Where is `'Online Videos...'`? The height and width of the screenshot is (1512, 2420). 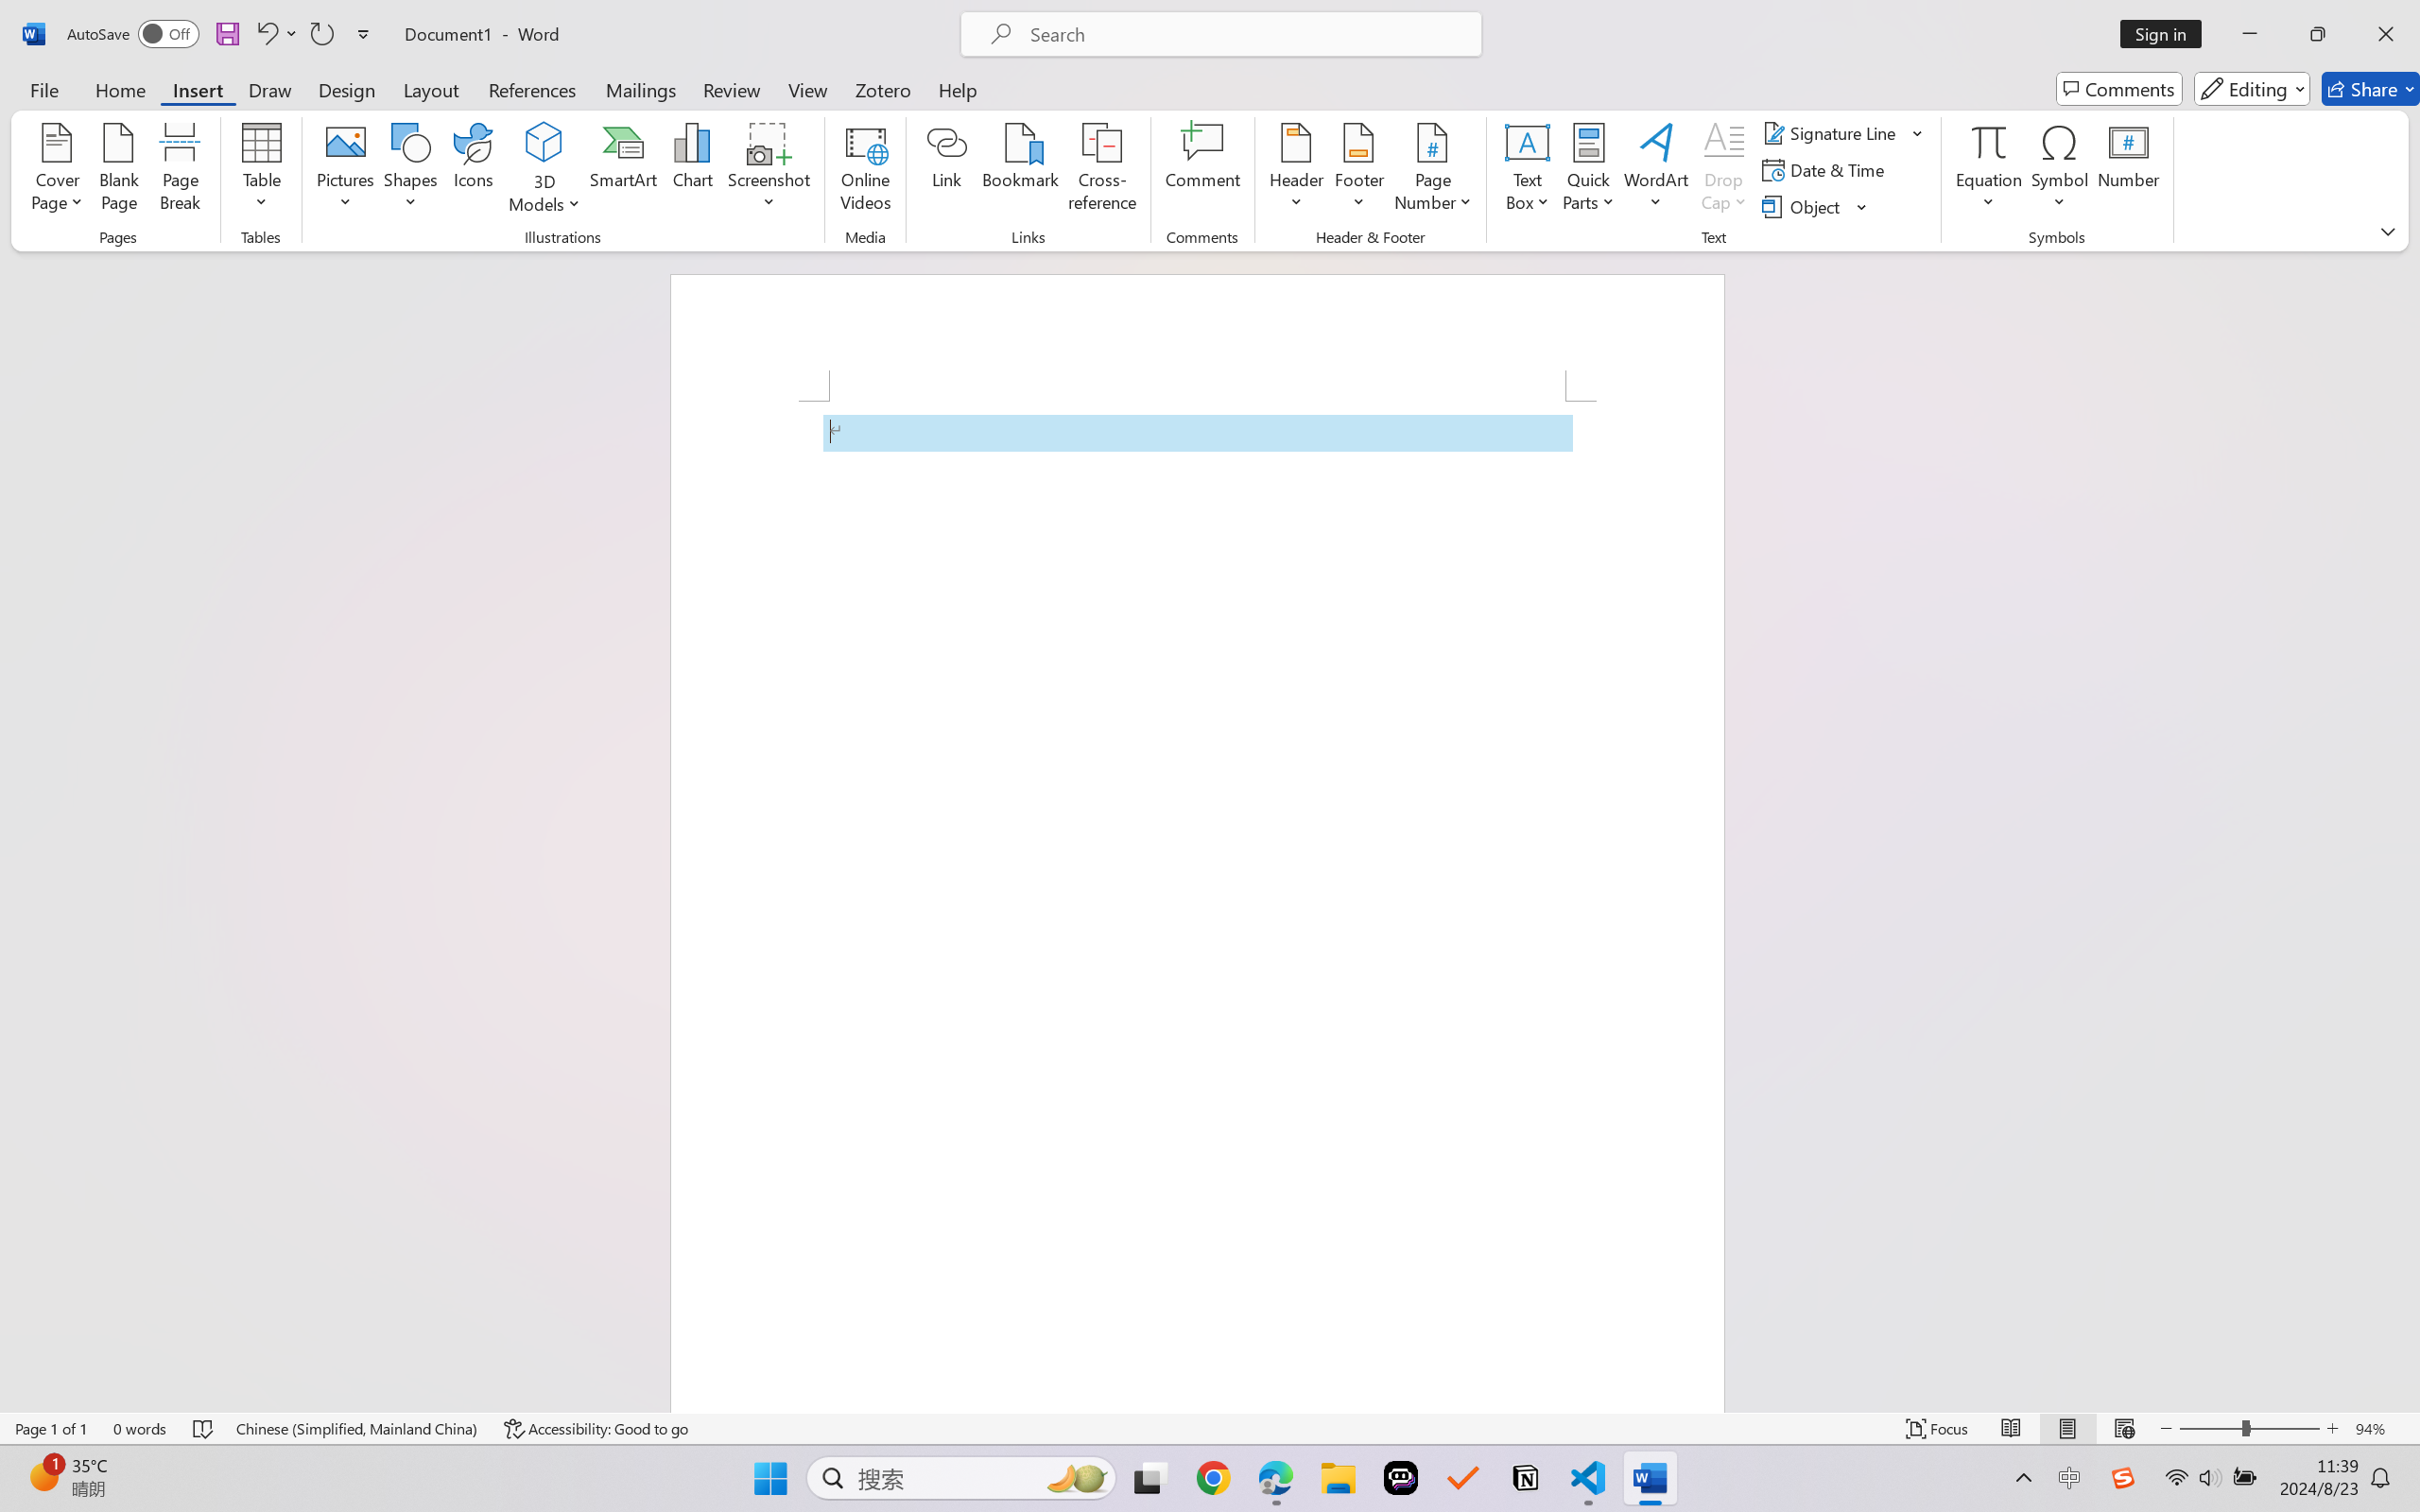
'Online Videos...' is located at coordinates (866, 170).